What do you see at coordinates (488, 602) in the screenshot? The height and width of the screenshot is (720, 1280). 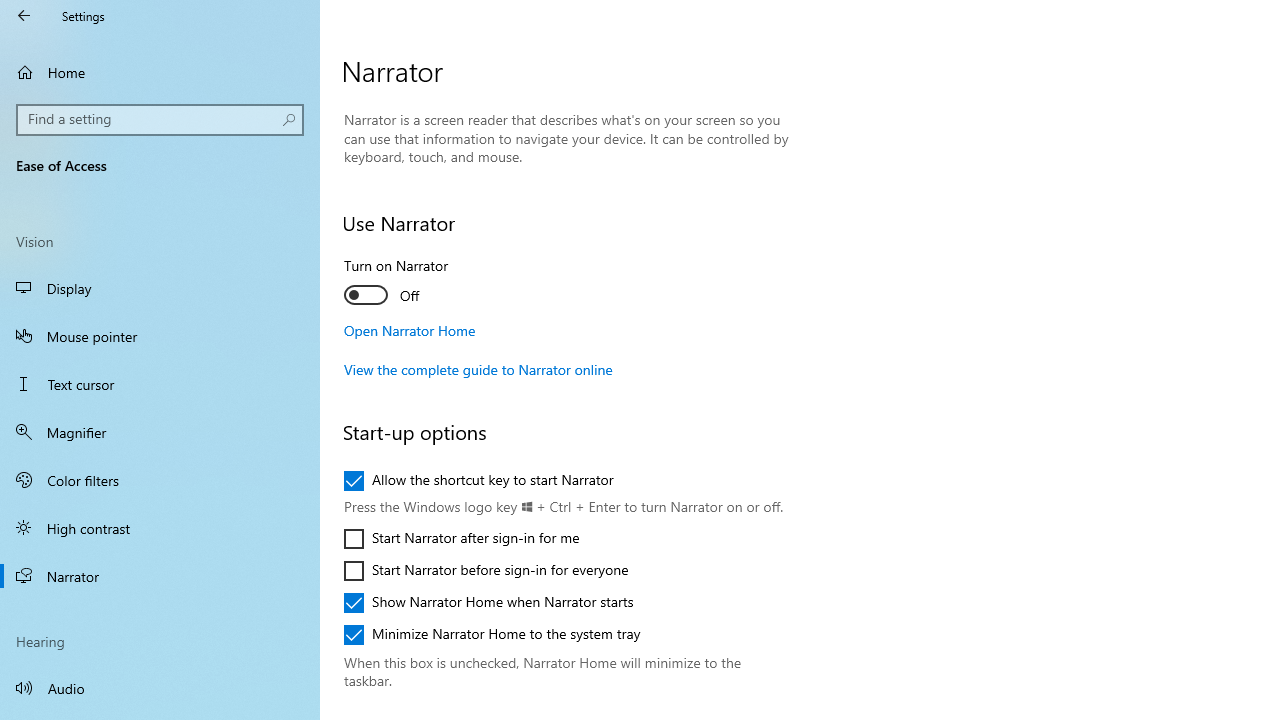 I see `'Show Narrator Home when Narrator starts'` at bounding box center [488, 602].